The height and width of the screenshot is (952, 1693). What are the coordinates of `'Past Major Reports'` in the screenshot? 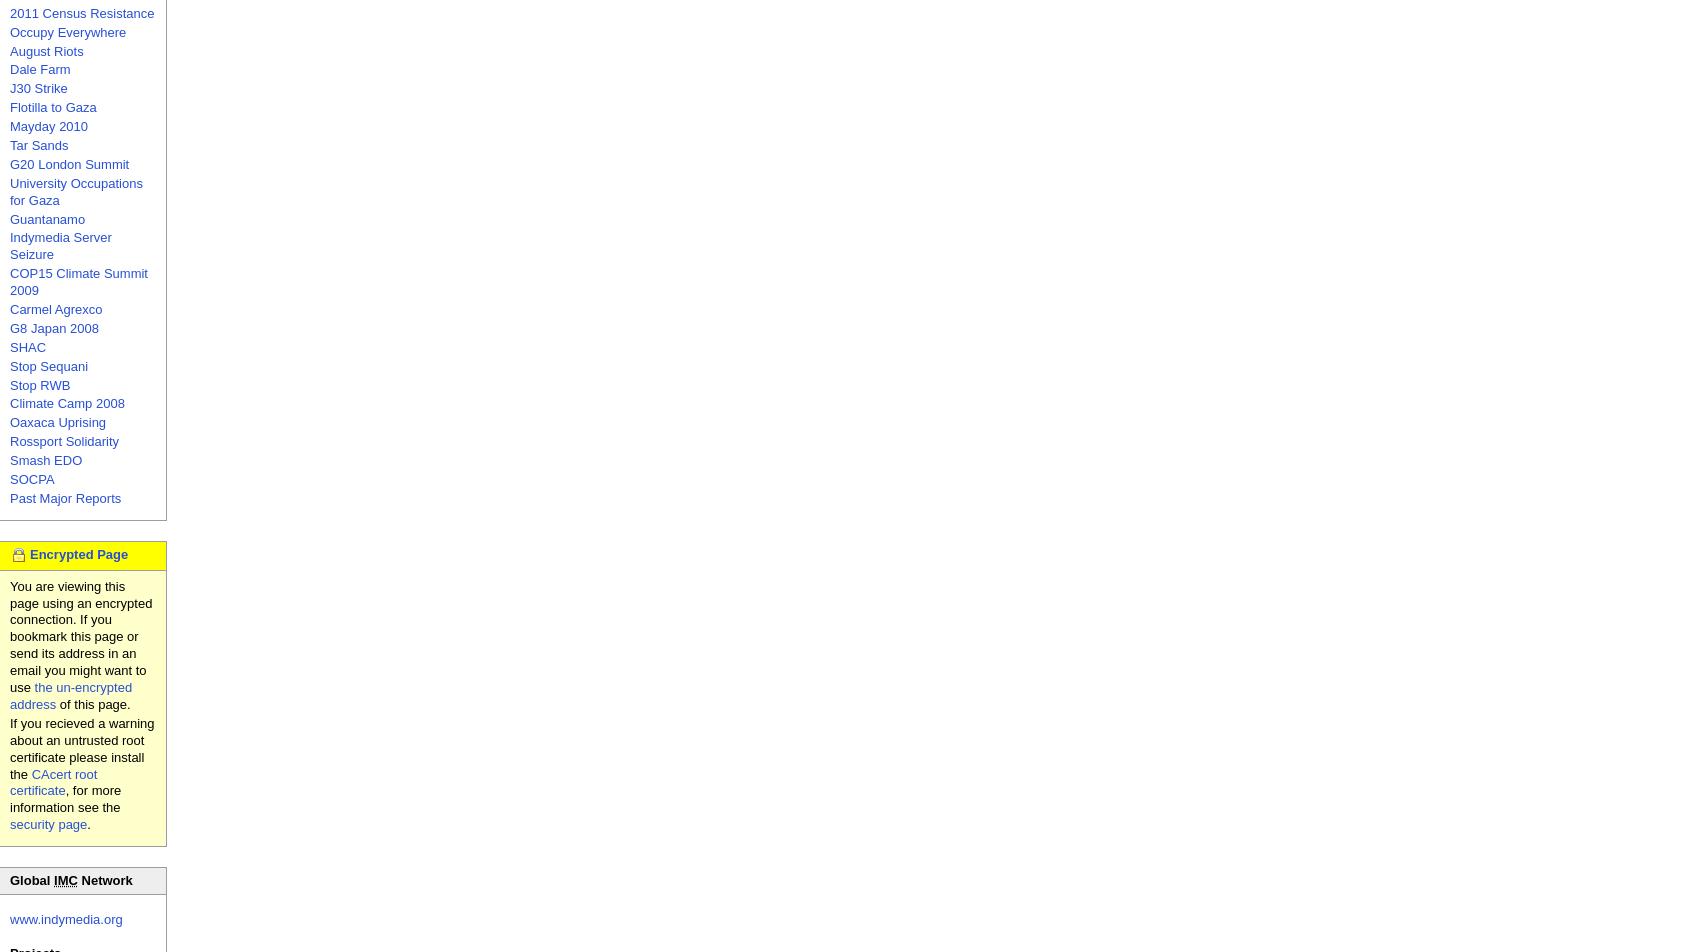 It's located at (64, 497).